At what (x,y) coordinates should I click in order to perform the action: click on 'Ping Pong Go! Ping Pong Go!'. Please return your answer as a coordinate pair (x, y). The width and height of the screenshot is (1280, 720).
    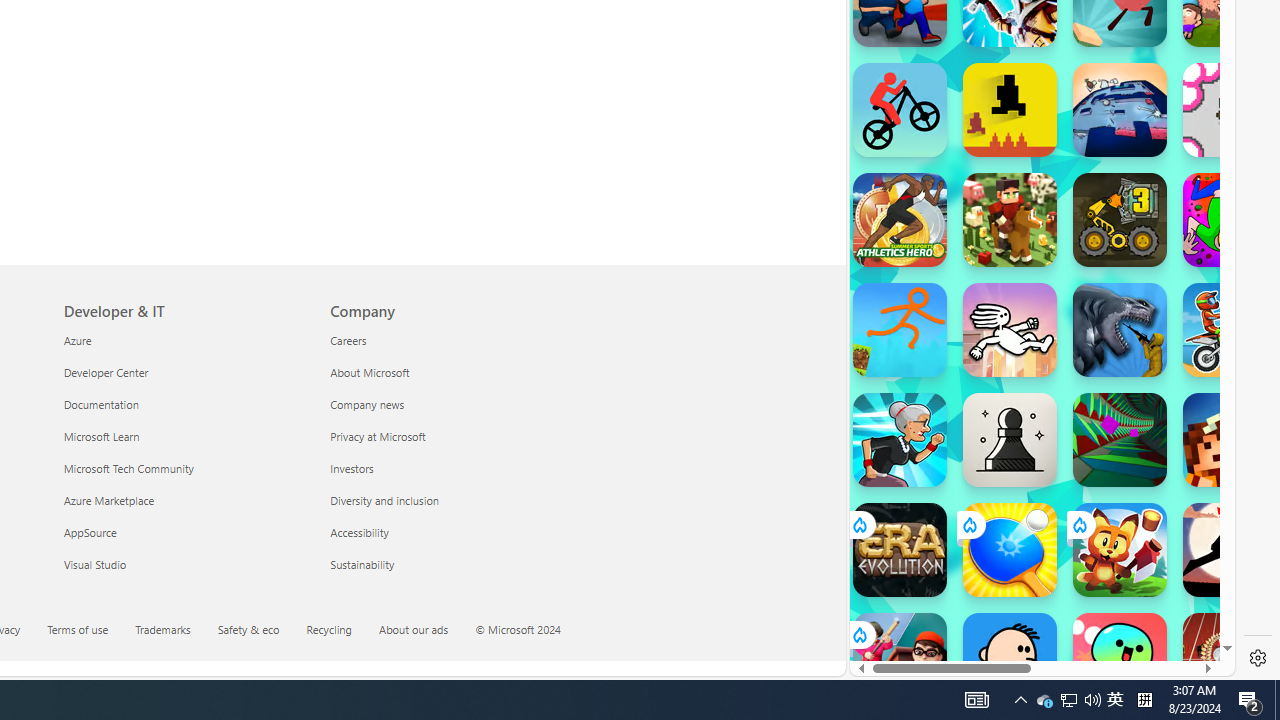
    Looking at the image, I should click on (1009, 550).